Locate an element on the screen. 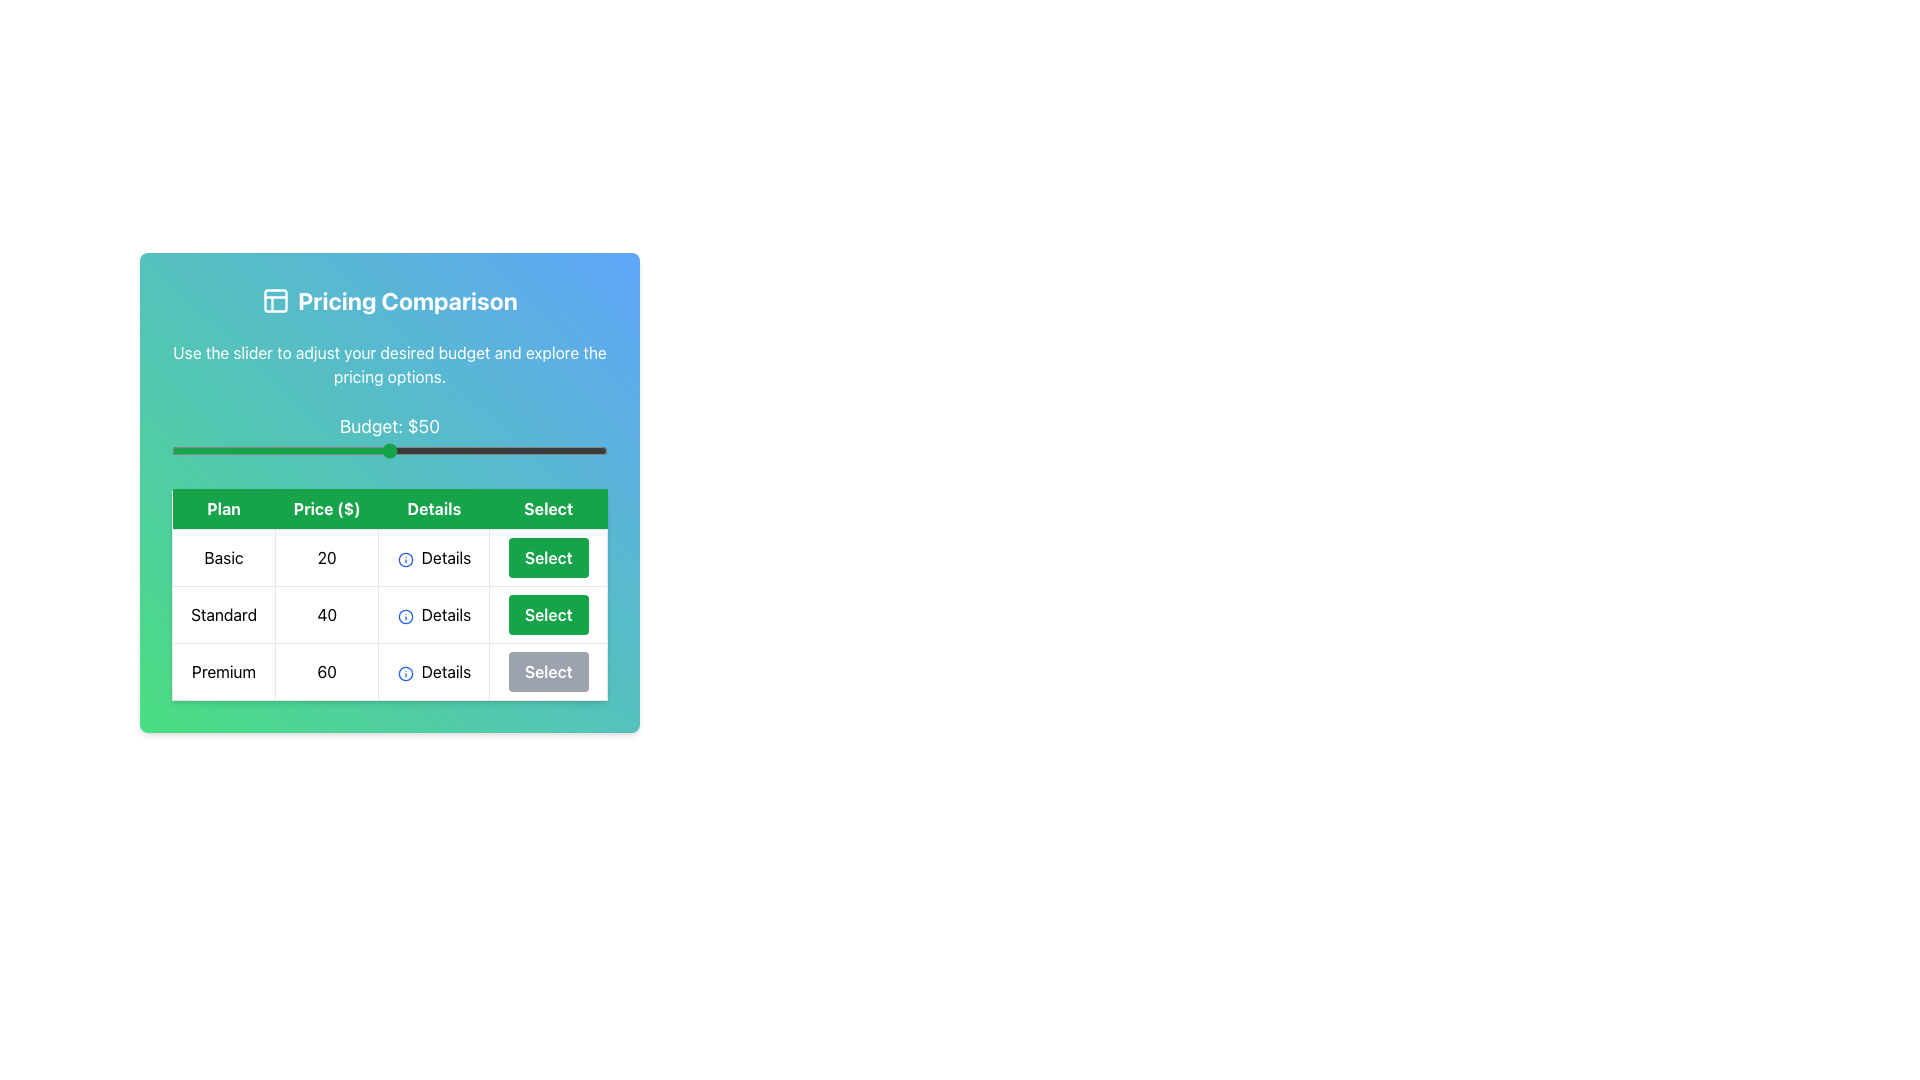  the budget is located at coordinates (306, 451).